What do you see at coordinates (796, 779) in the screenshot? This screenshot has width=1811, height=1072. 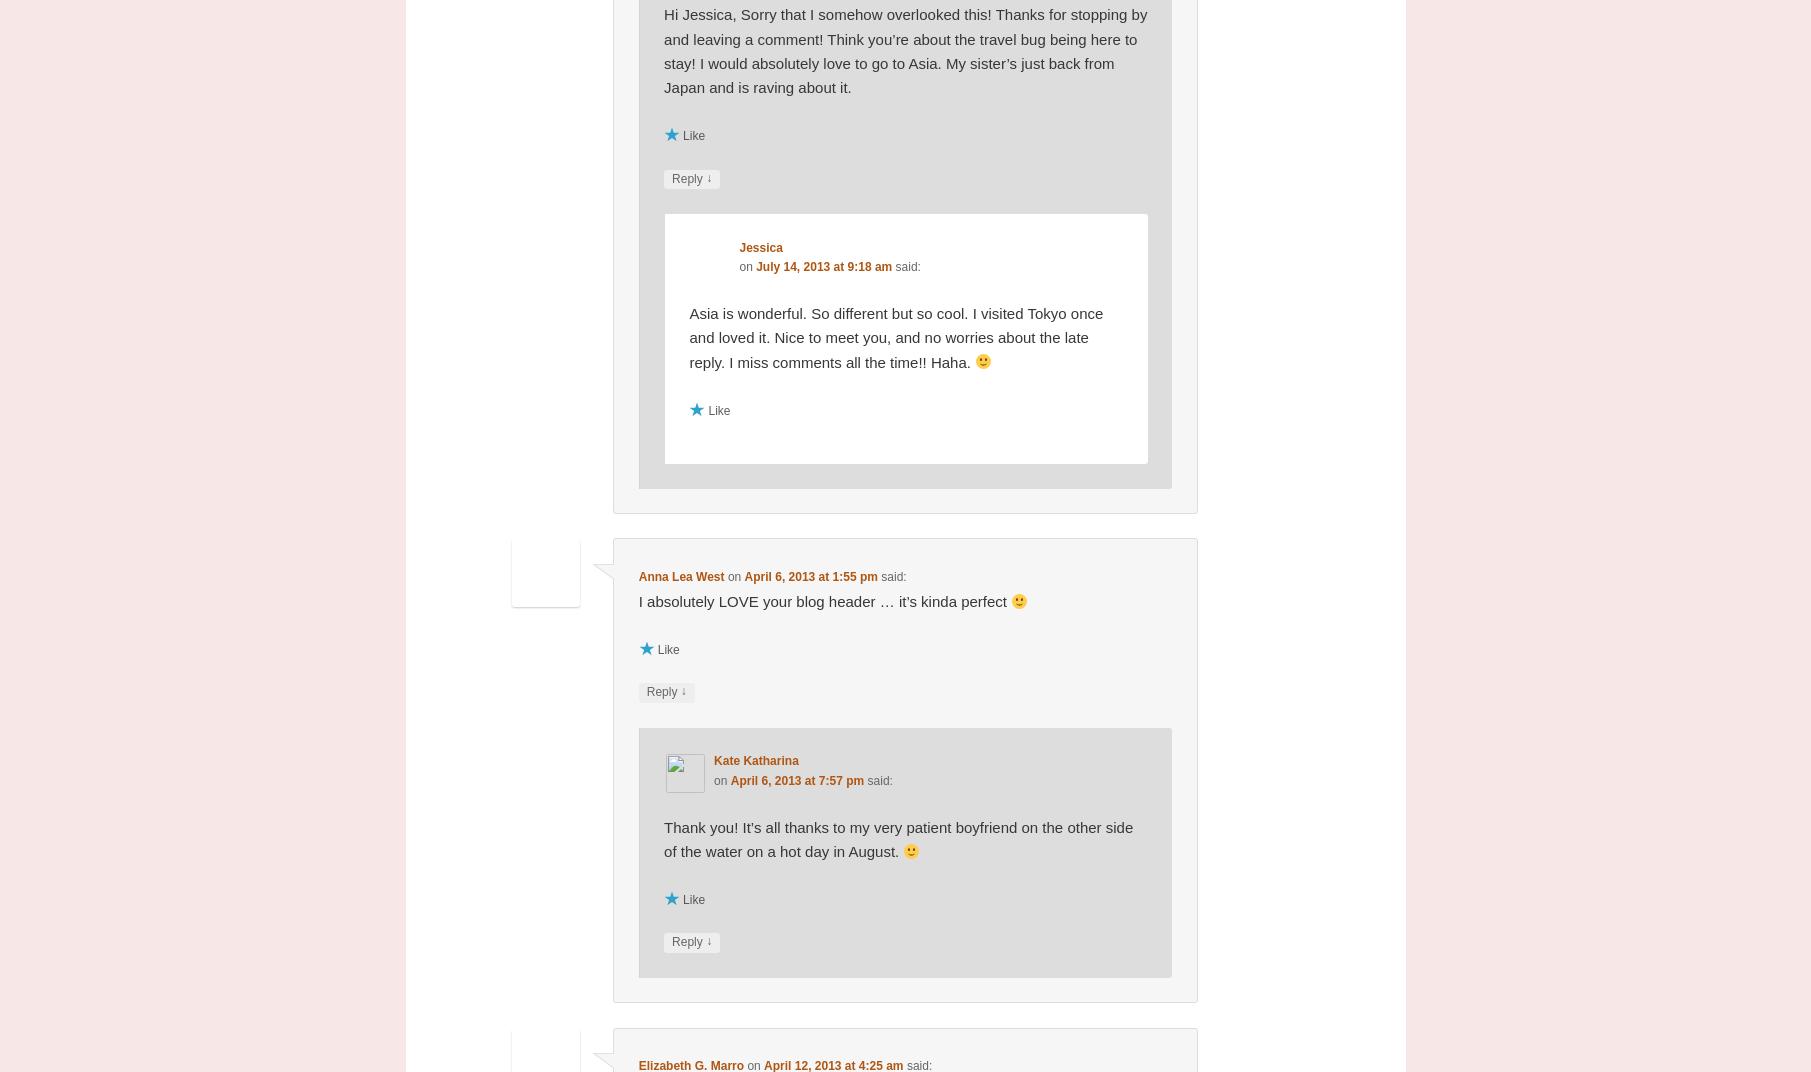 I see `'April 6, 2013 at 7:57 pm'` at bounding box center [796, 779].